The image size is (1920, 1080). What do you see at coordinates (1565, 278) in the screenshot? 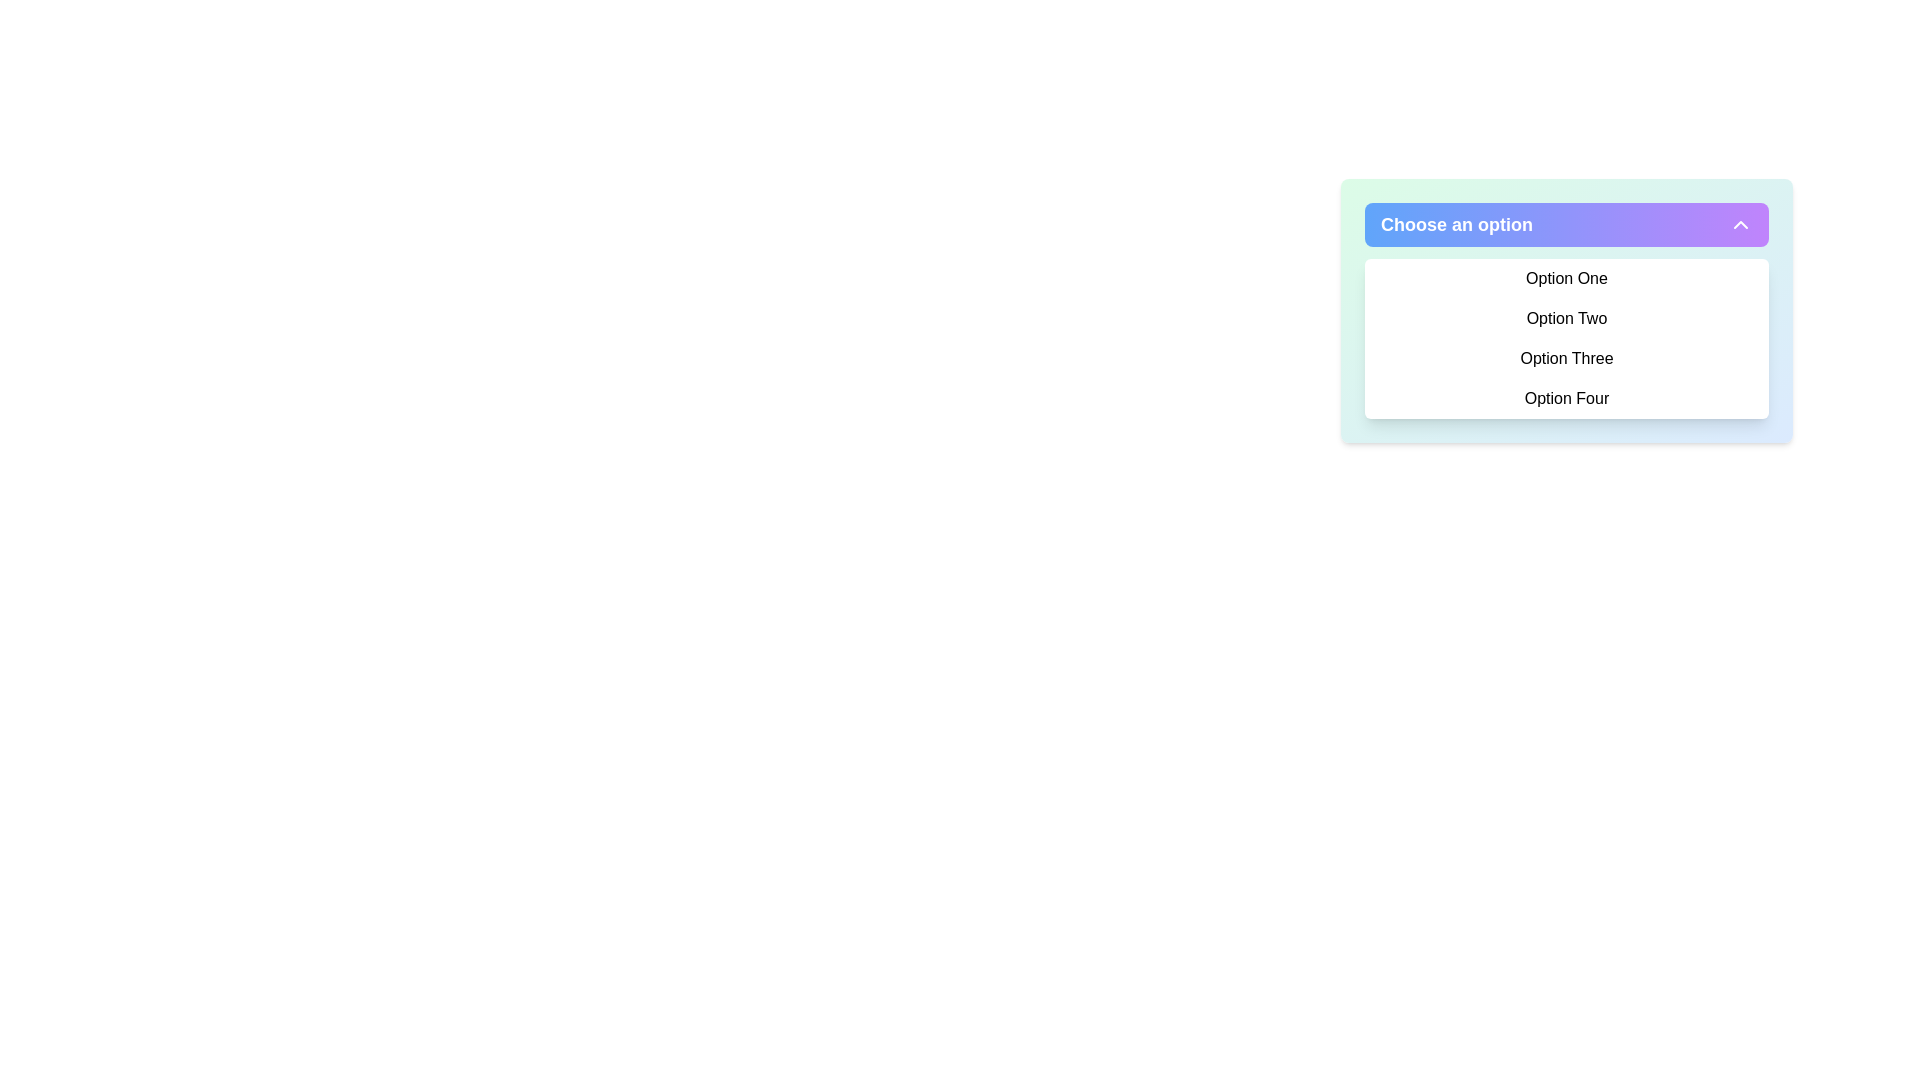
I see `the first item in the dropdown menu labeled 'Option One'` at bounding box center [1565, 278].